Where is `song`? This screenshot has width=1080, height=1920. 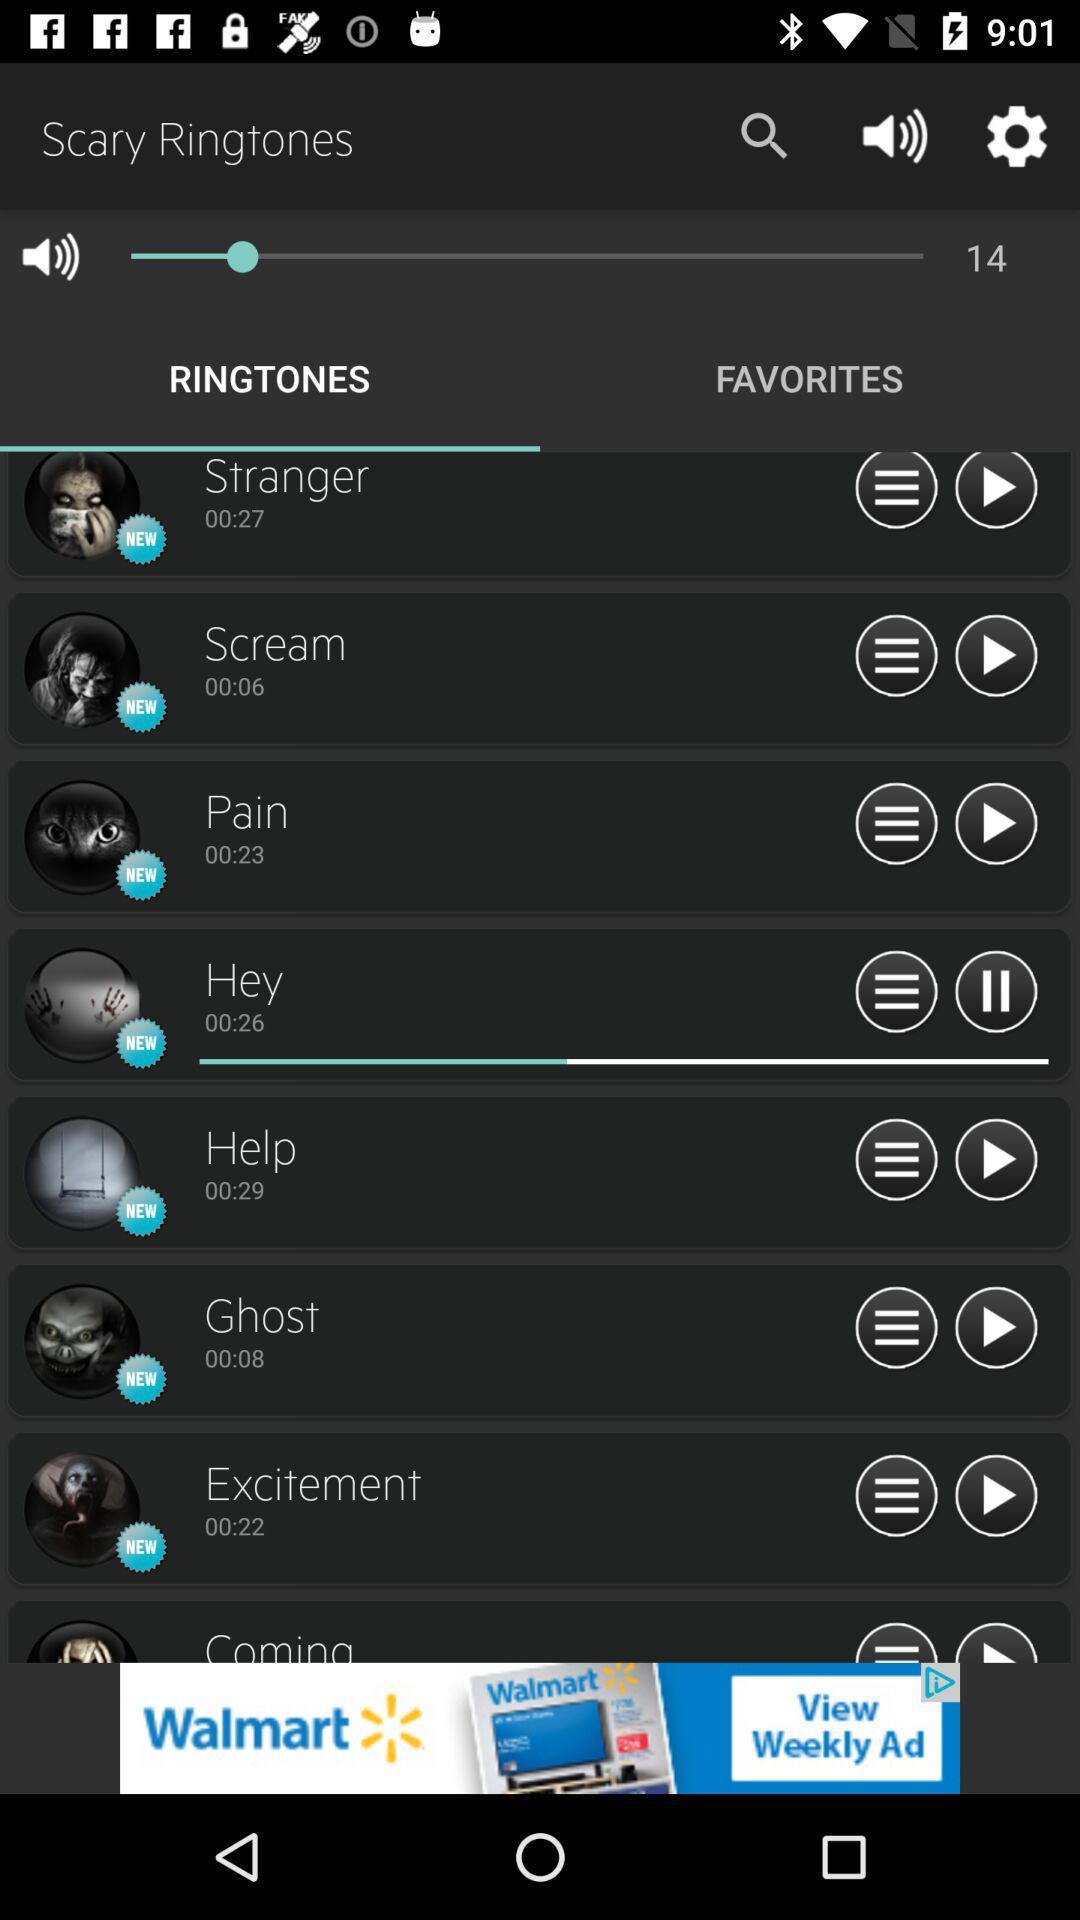 song is located at coordinates (995, 1640).